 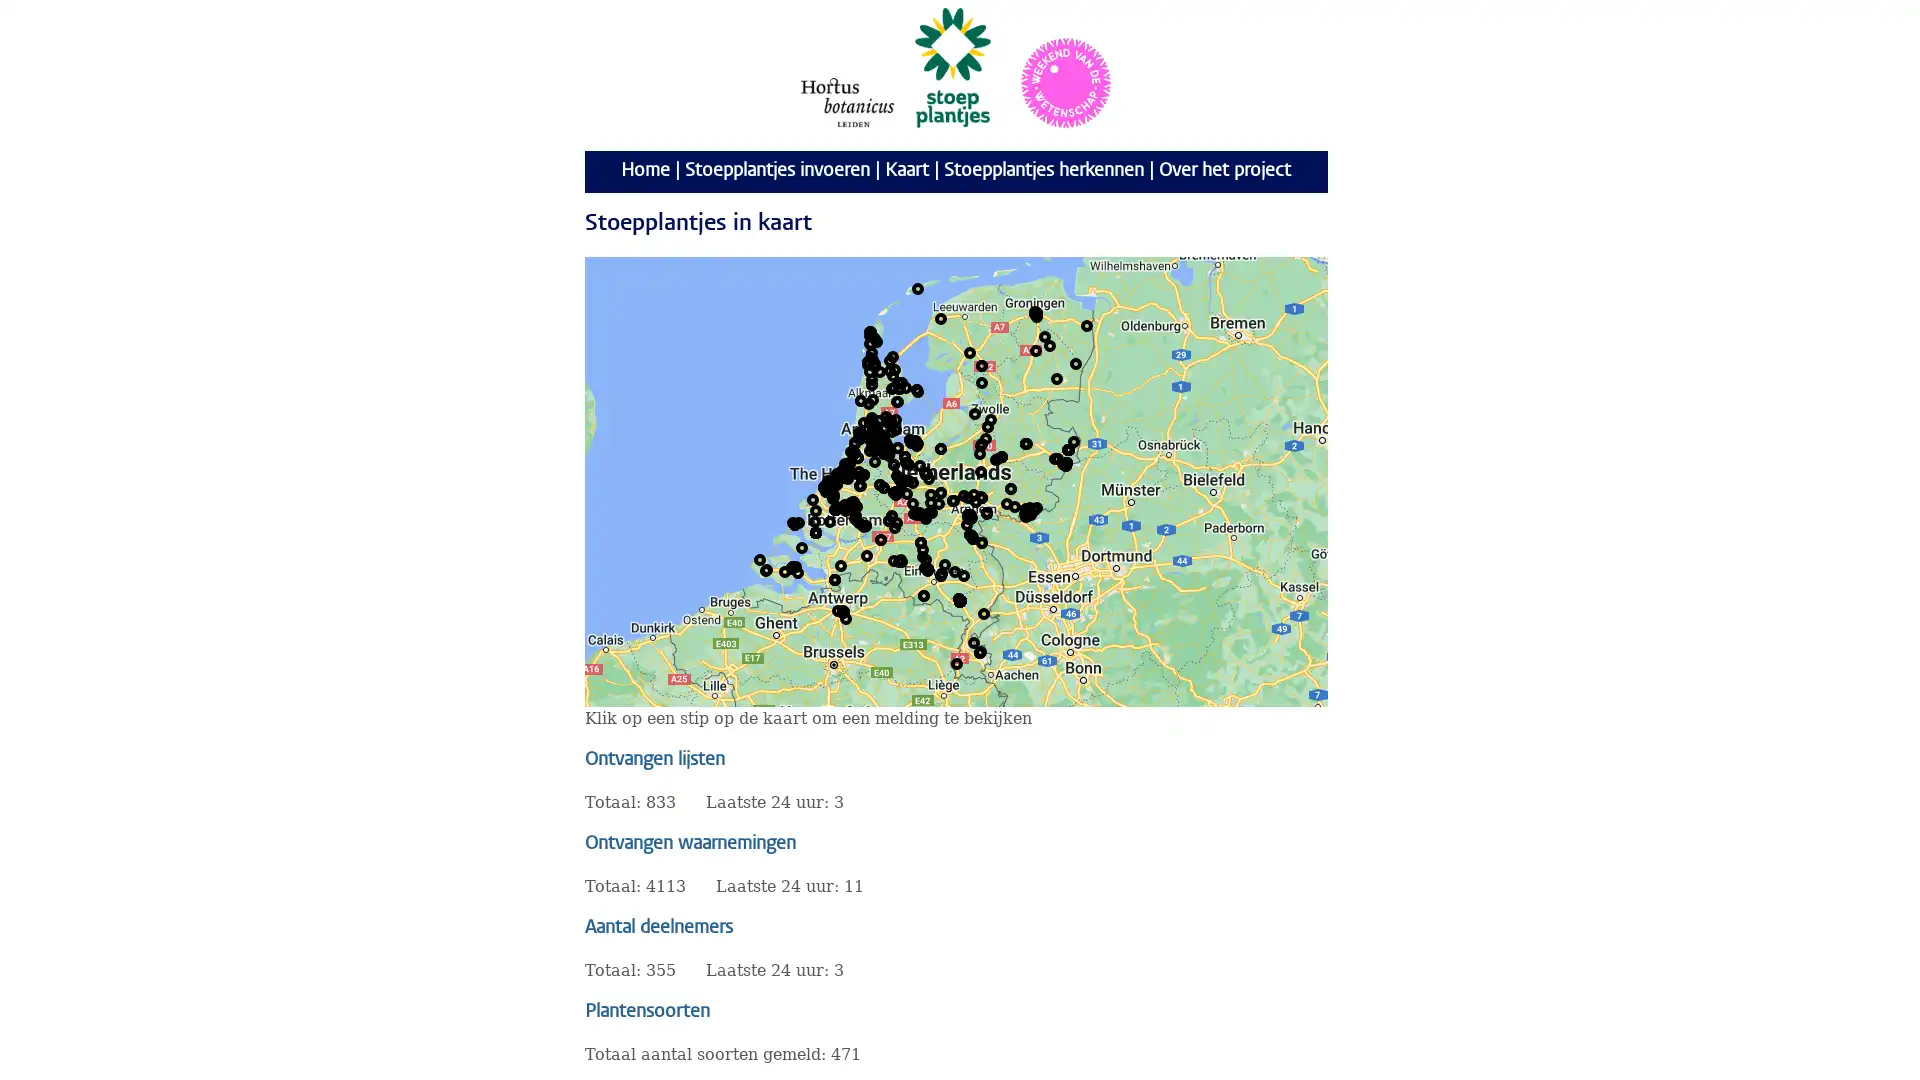 I want to click on Telling van op 21 mei 2022, so click(x=869, y=433).